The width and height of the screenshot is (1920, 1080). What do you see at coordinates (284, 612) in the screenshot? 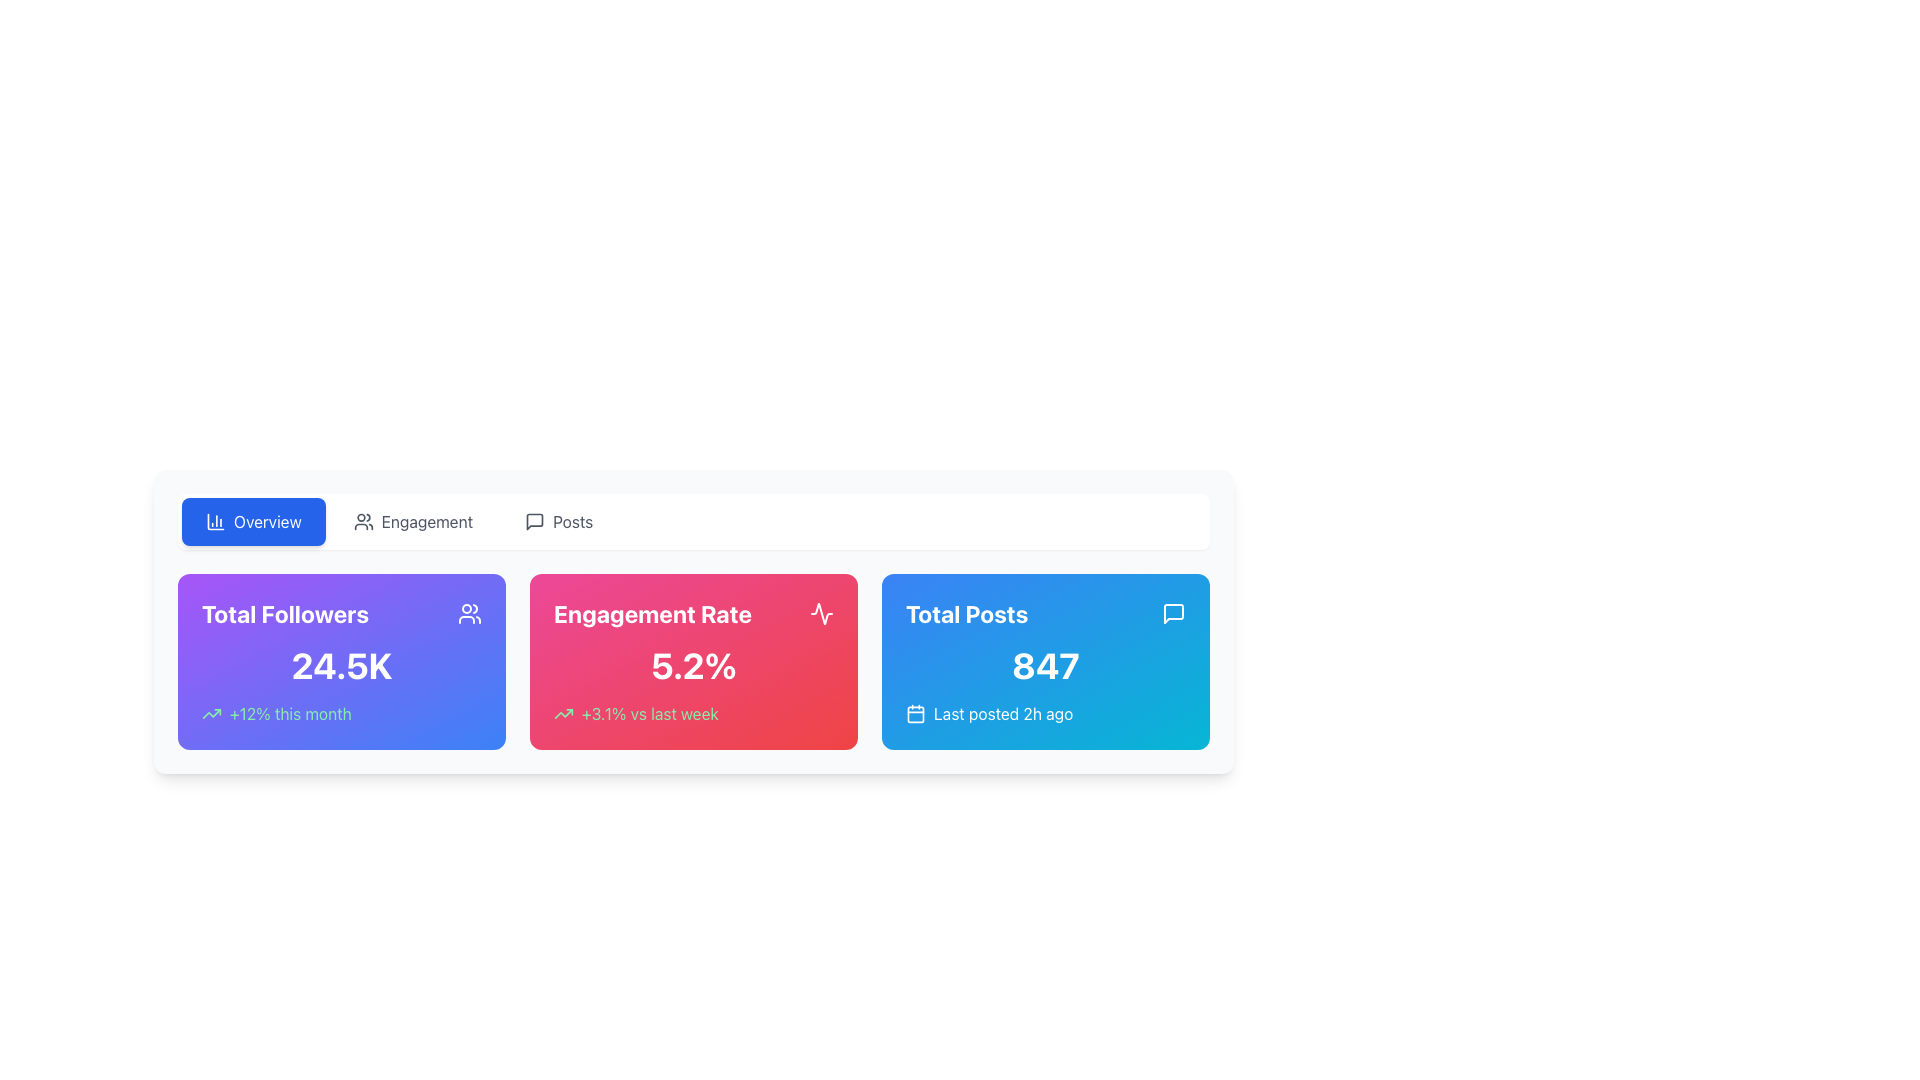
I see `the bold text label reading 'Total Followers' which is displayed in a large font size and vibrant white color against a purple background, located in the top-left corner of the first card in a row of summary cards` at bounding box center [284, 612].